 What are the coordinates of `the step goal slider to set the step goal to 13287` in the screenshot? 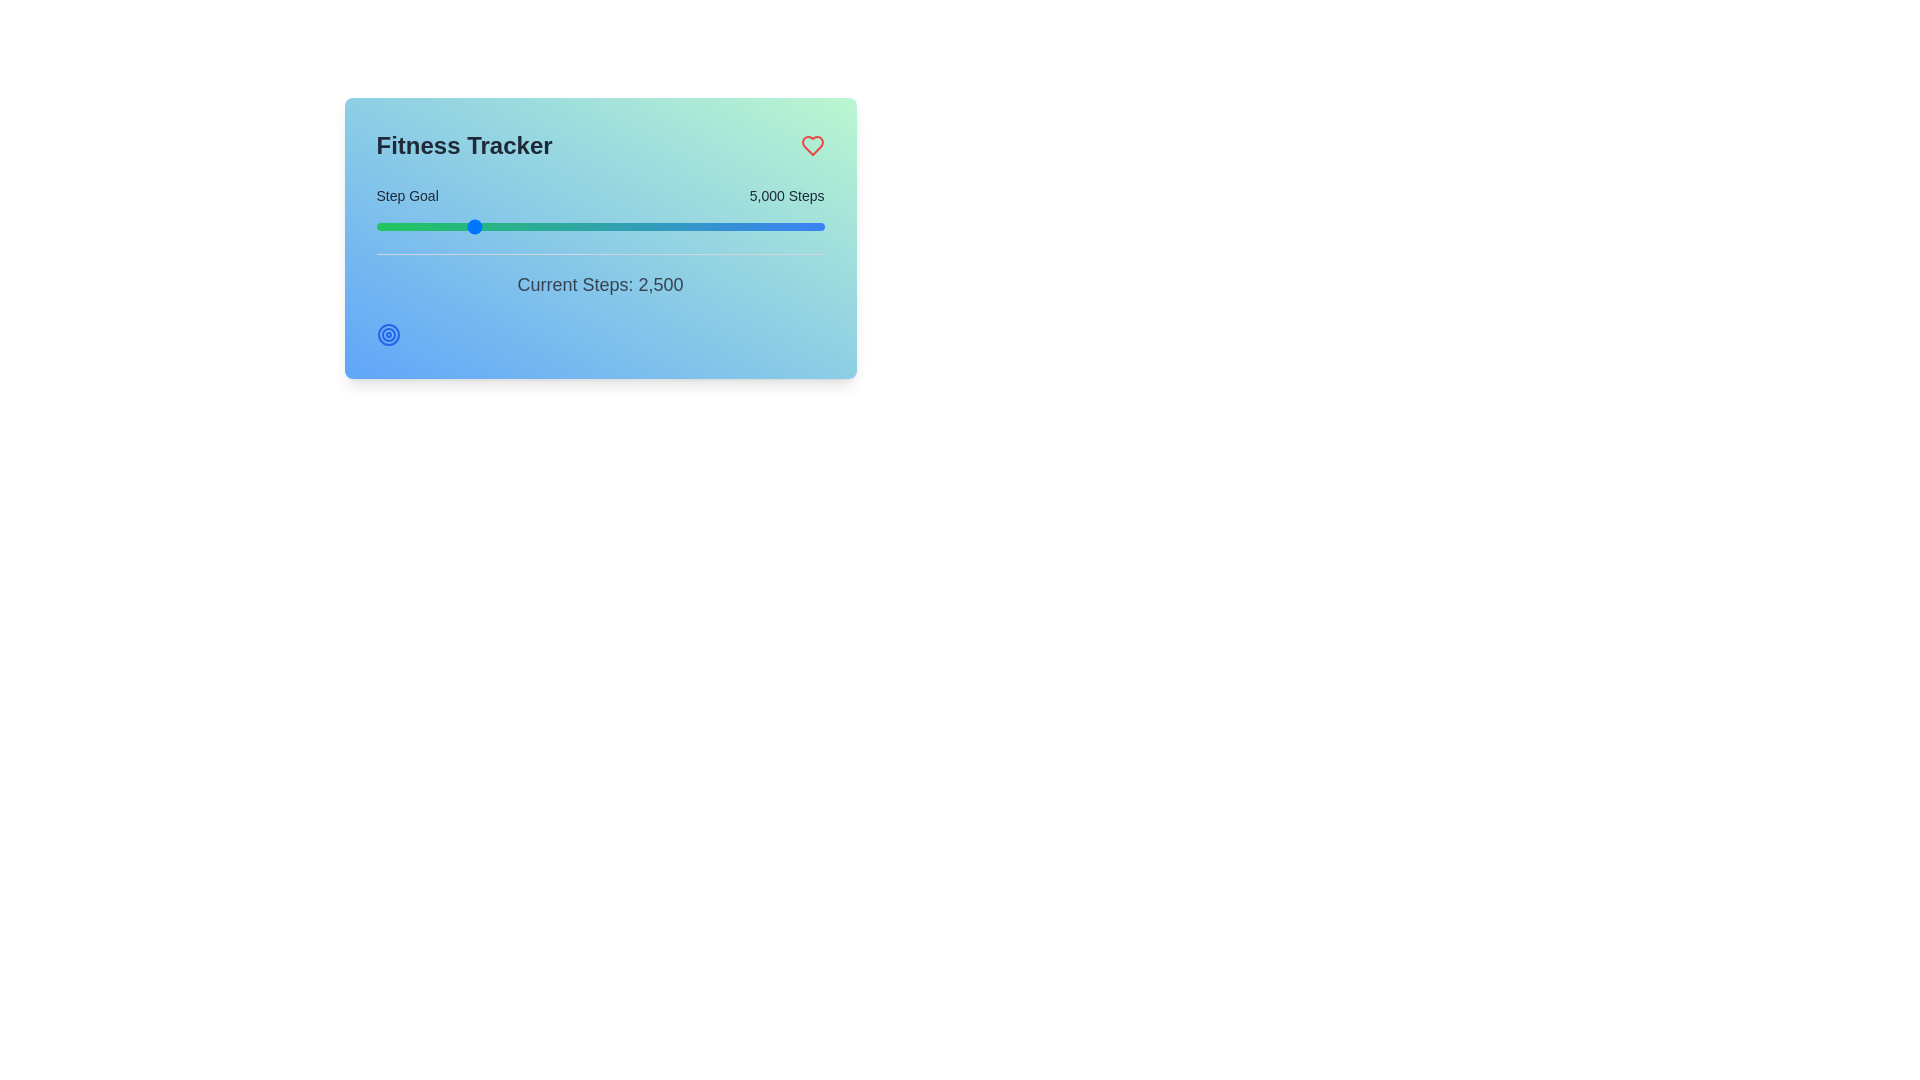 It's located at (666, 226).